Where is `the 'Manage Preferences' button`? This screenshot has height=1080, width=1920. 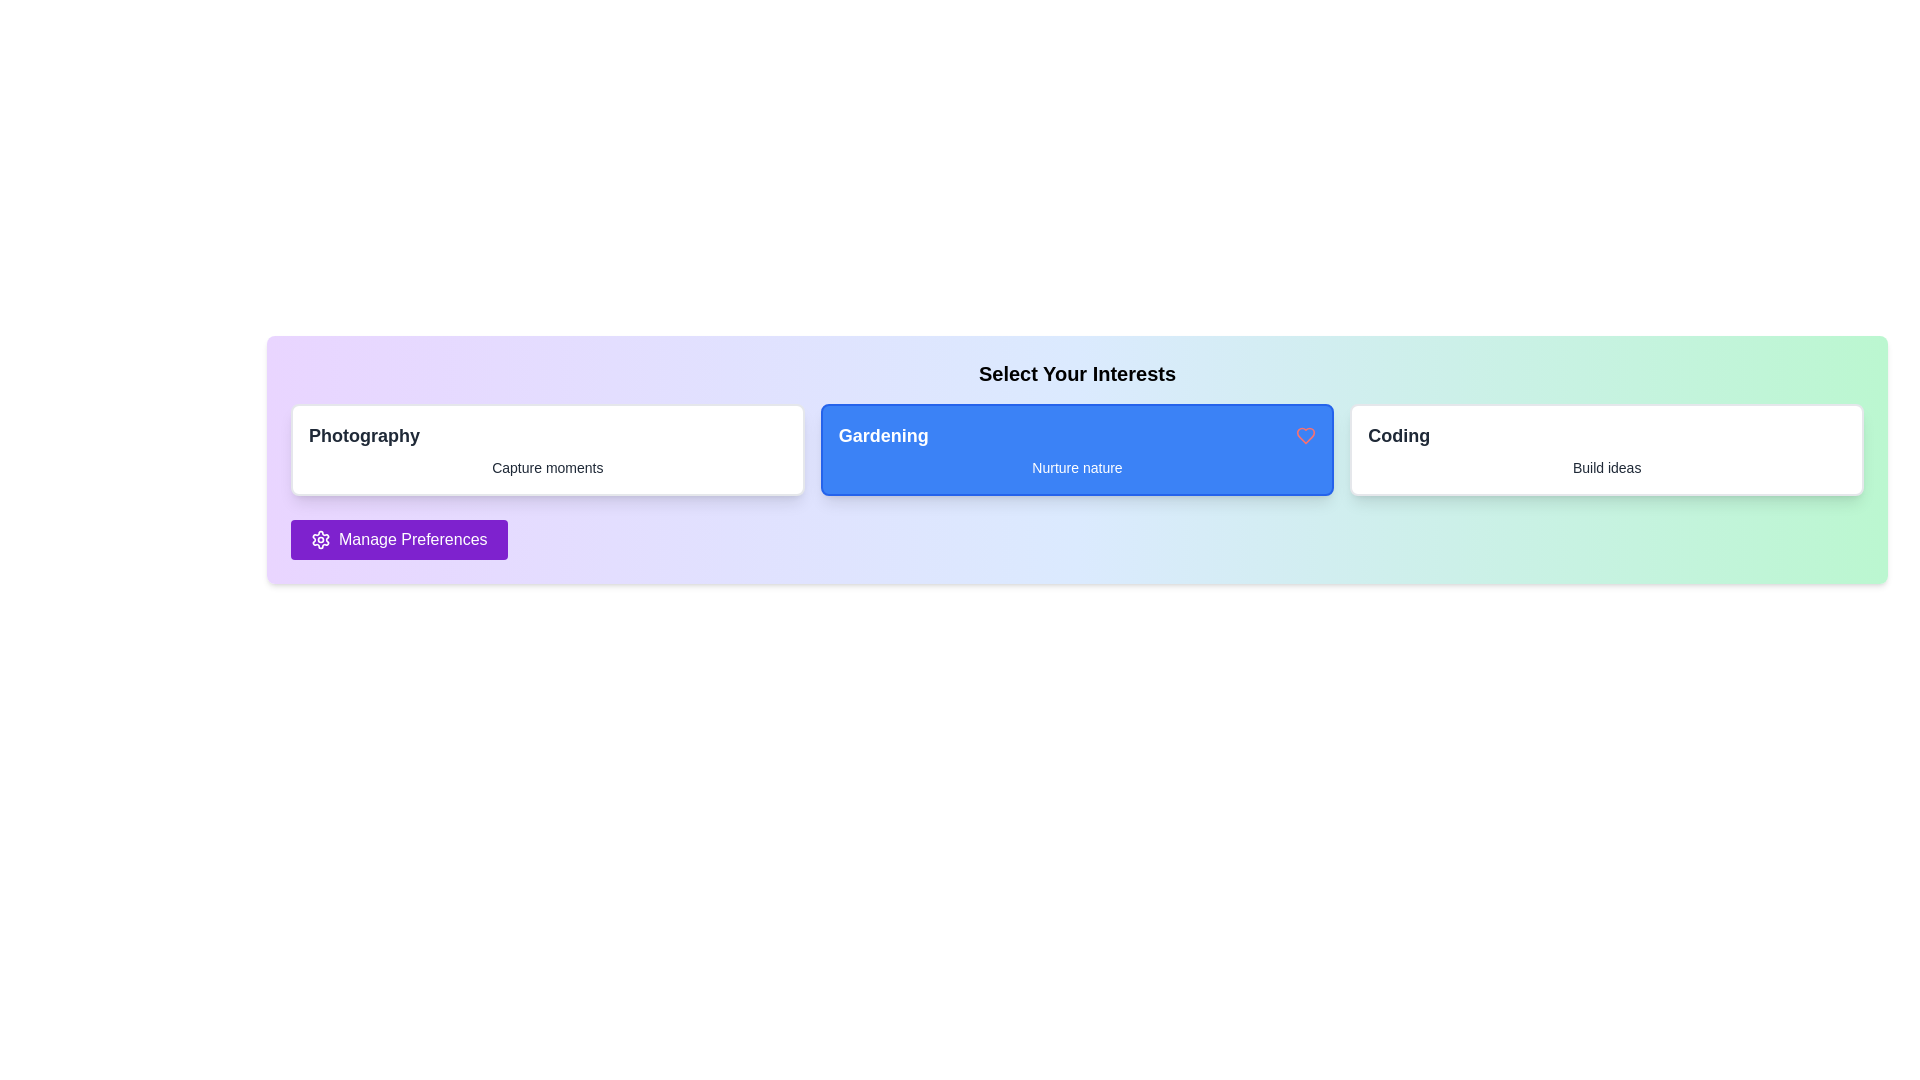 the 'Manage Preferences' button is located at coordinates (399, 540).